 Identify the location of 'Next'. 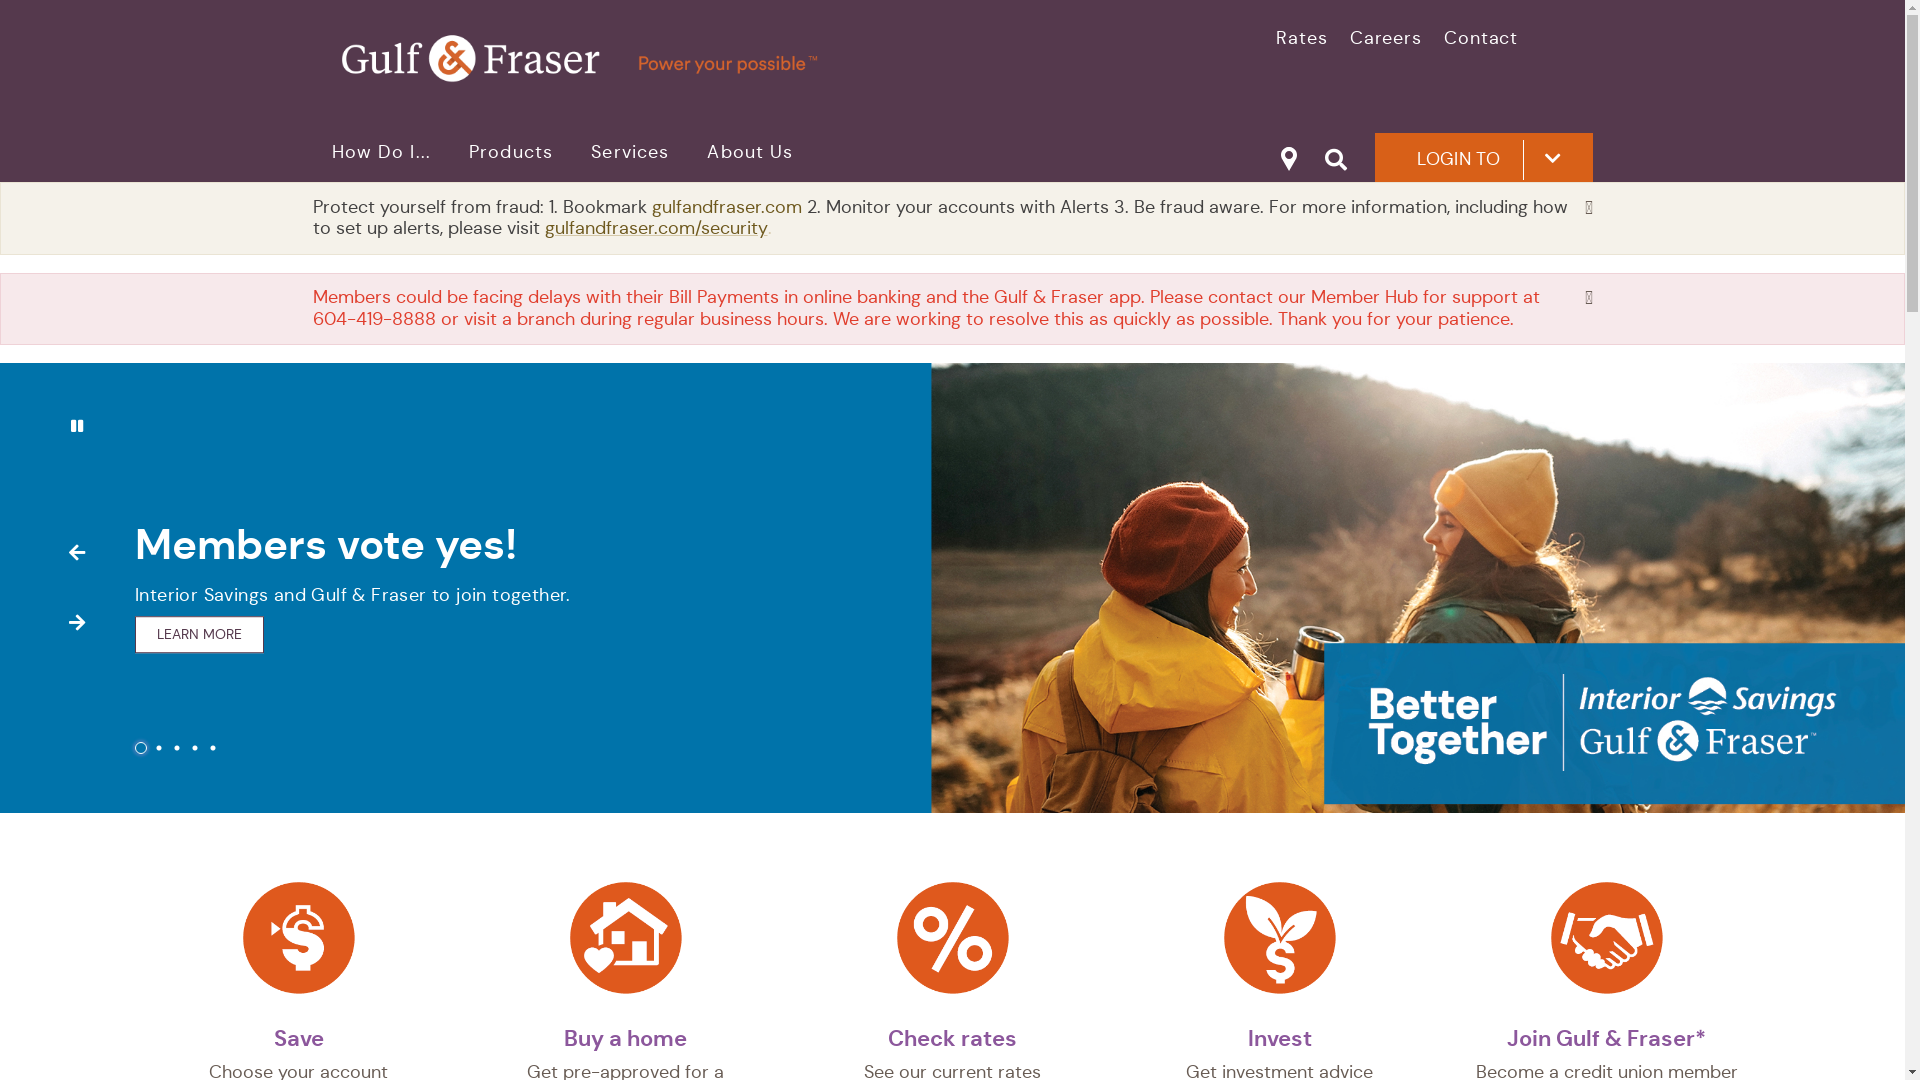
(76, 622).